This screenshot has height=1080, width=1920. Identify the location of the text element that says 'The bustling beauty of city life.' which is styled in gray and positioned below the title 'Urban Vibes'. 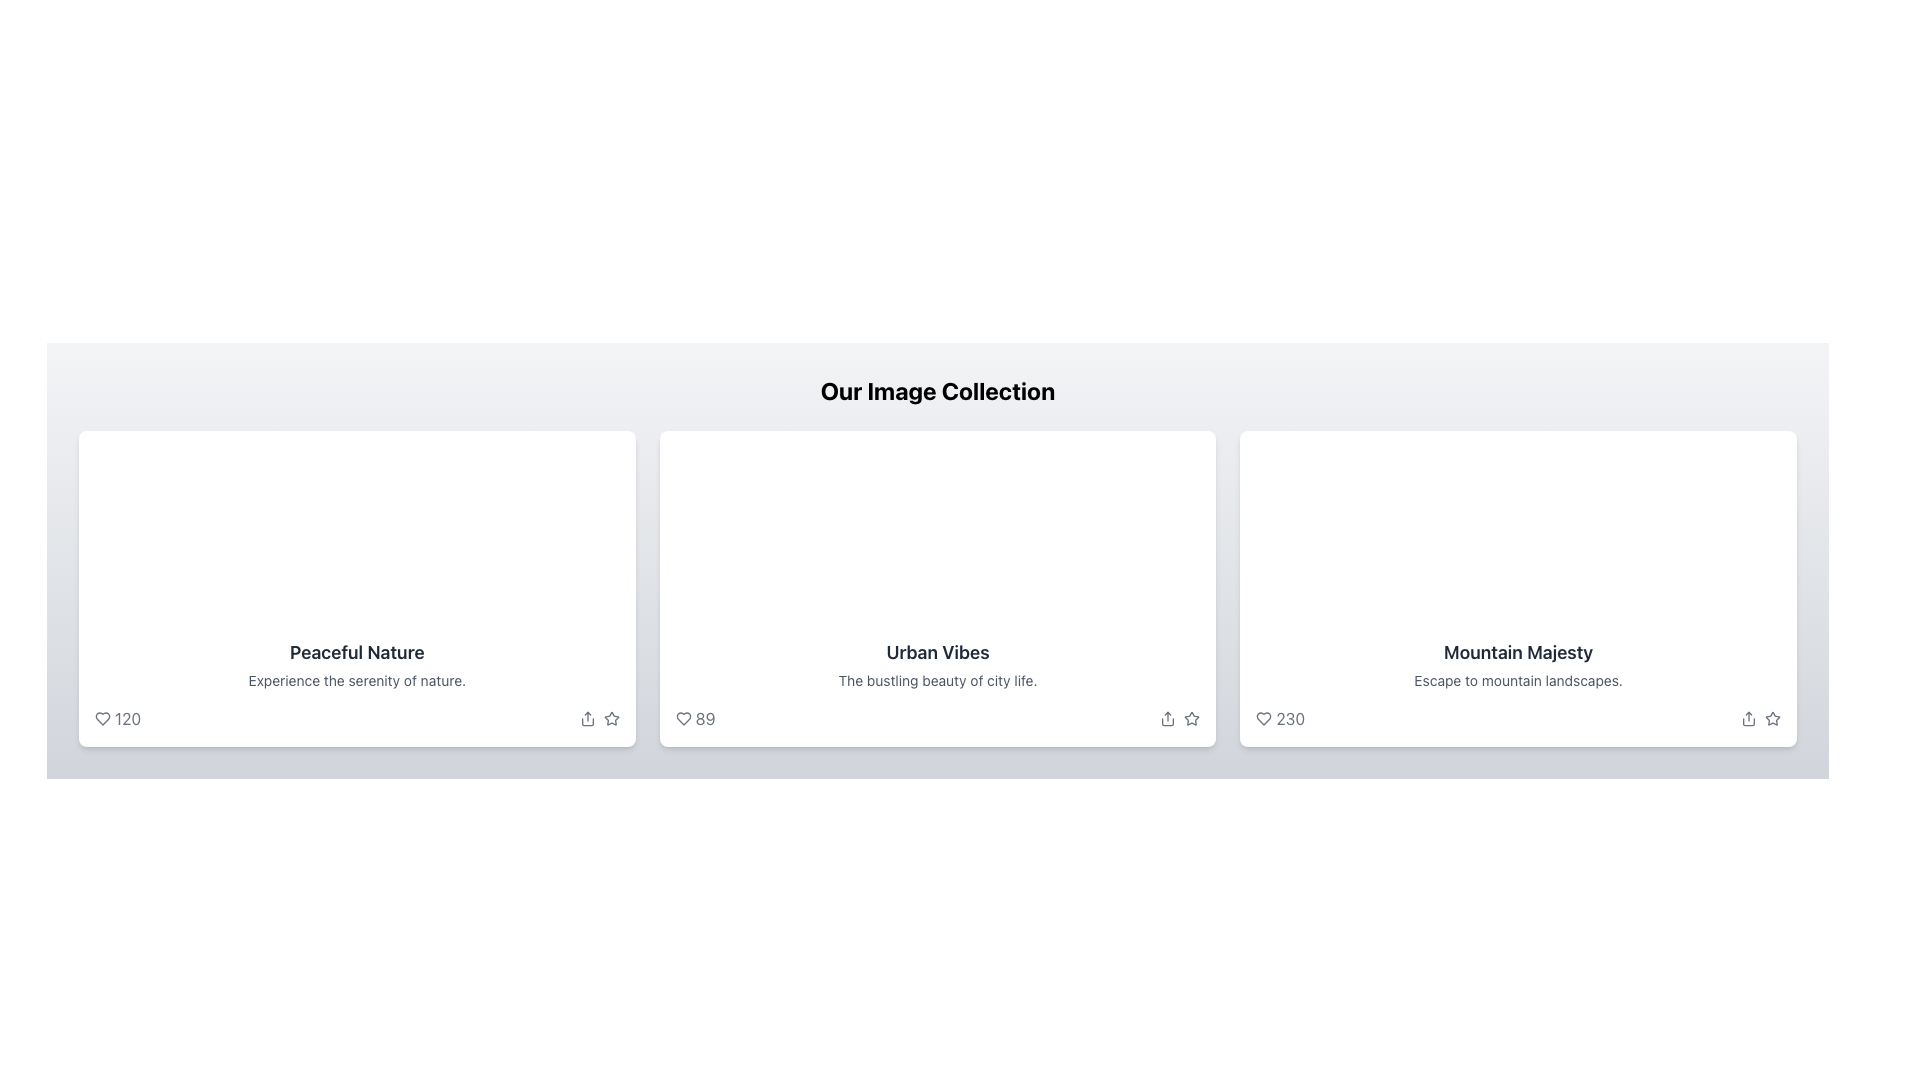
(936, 680).